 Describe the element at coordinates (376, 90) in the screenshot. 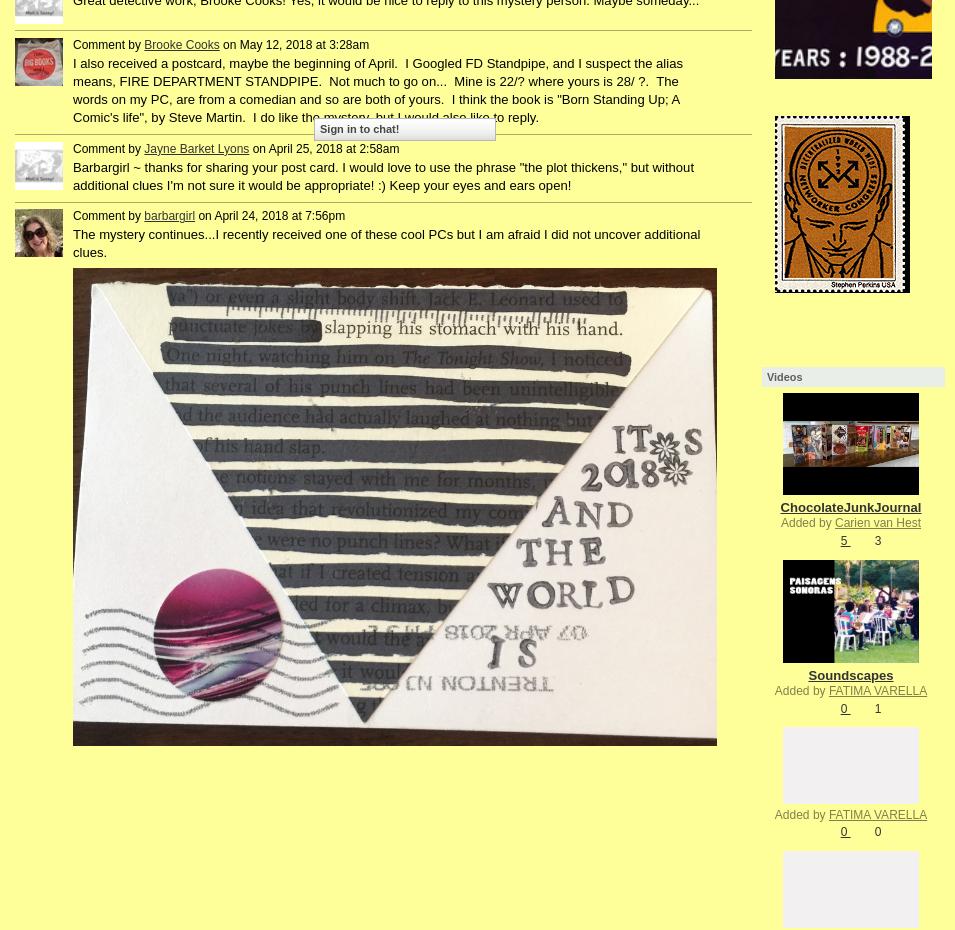

I see `'I also received a postcard, maybe the beginning of April.  I Googled FD Standpipe, and I suspect the alias means, FIRE DEPARTMENT STANDPIPE.  Not much to go on...  Mine is 22/? where yours is 28/ ?.  The words on my PC, are from a comedian and so are both of yours.  I think the book is "Born Standing Up; A Comic's life", by Steve Martin.  I do like the mystery, but I would also like to reply.'` at that location.